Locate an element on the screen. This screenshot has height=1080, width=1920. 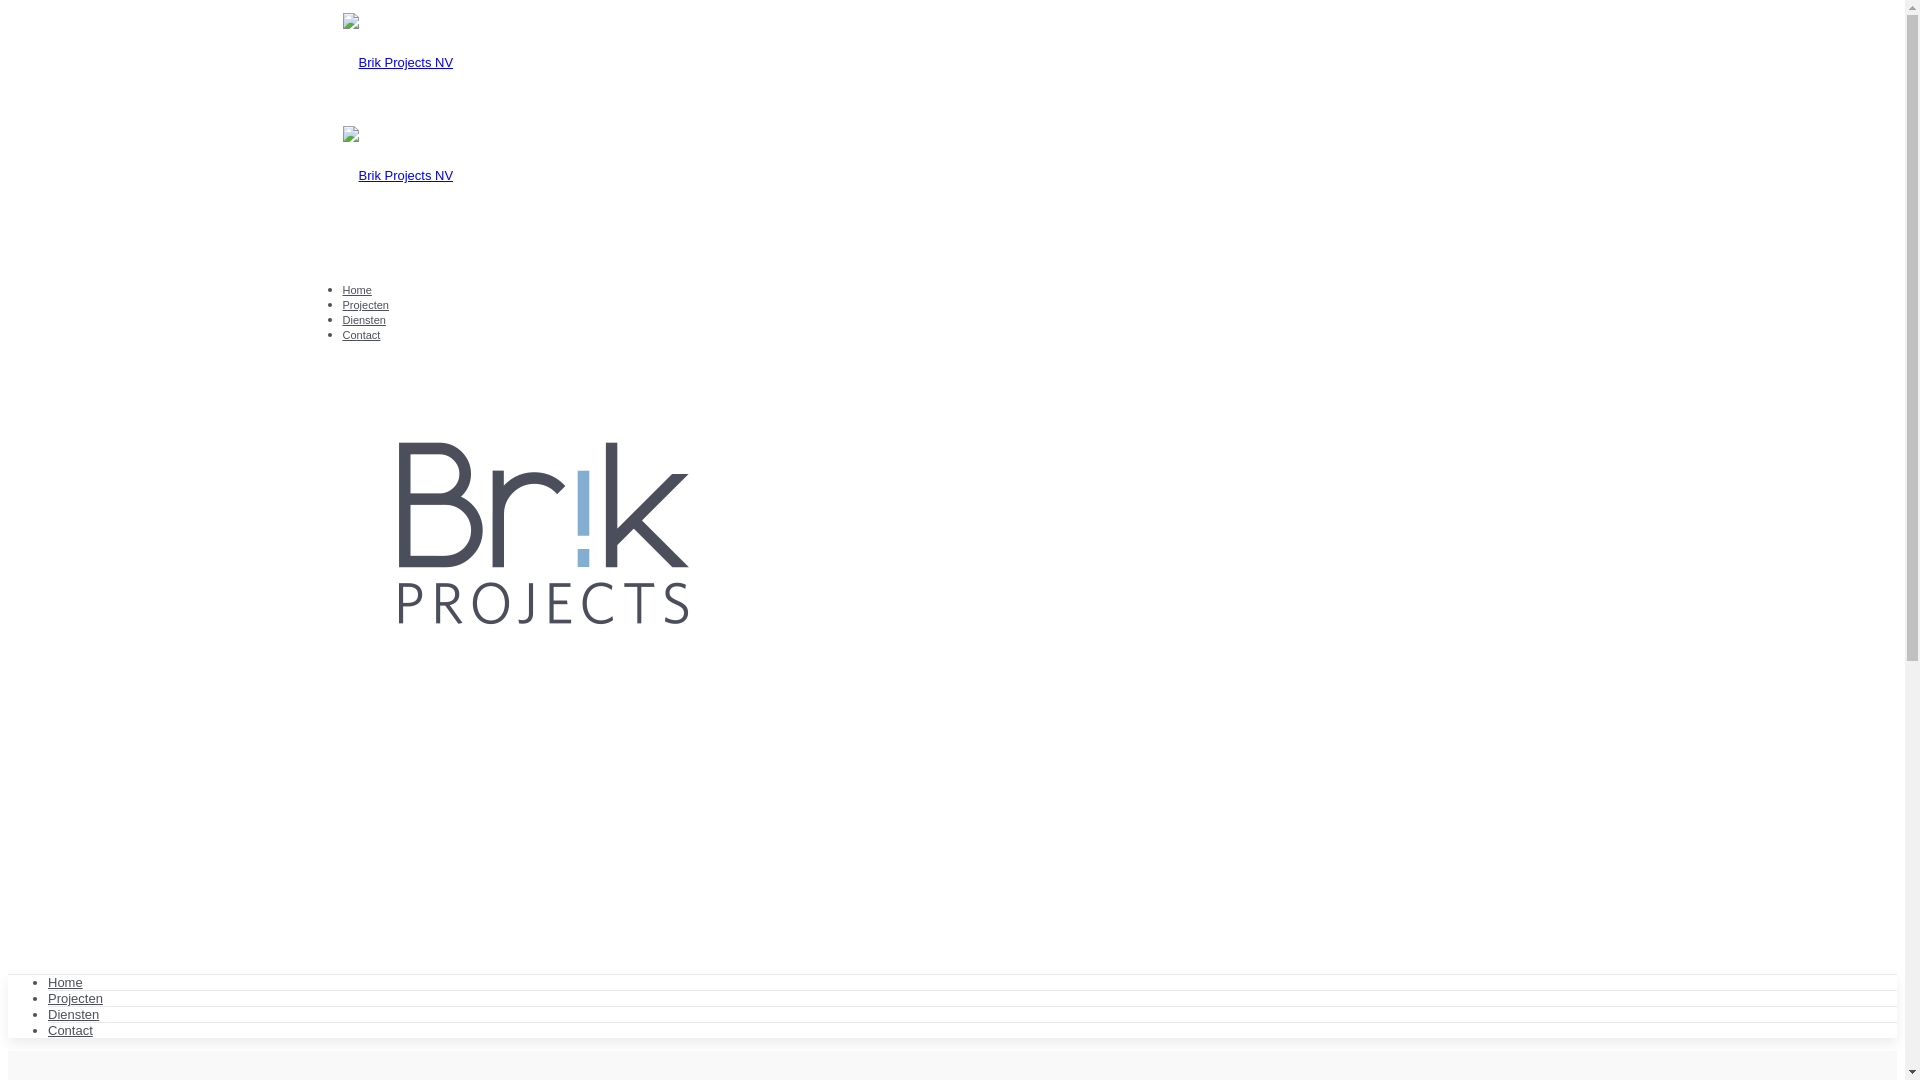
'Diensten' is located at coordinates (48, 1014).